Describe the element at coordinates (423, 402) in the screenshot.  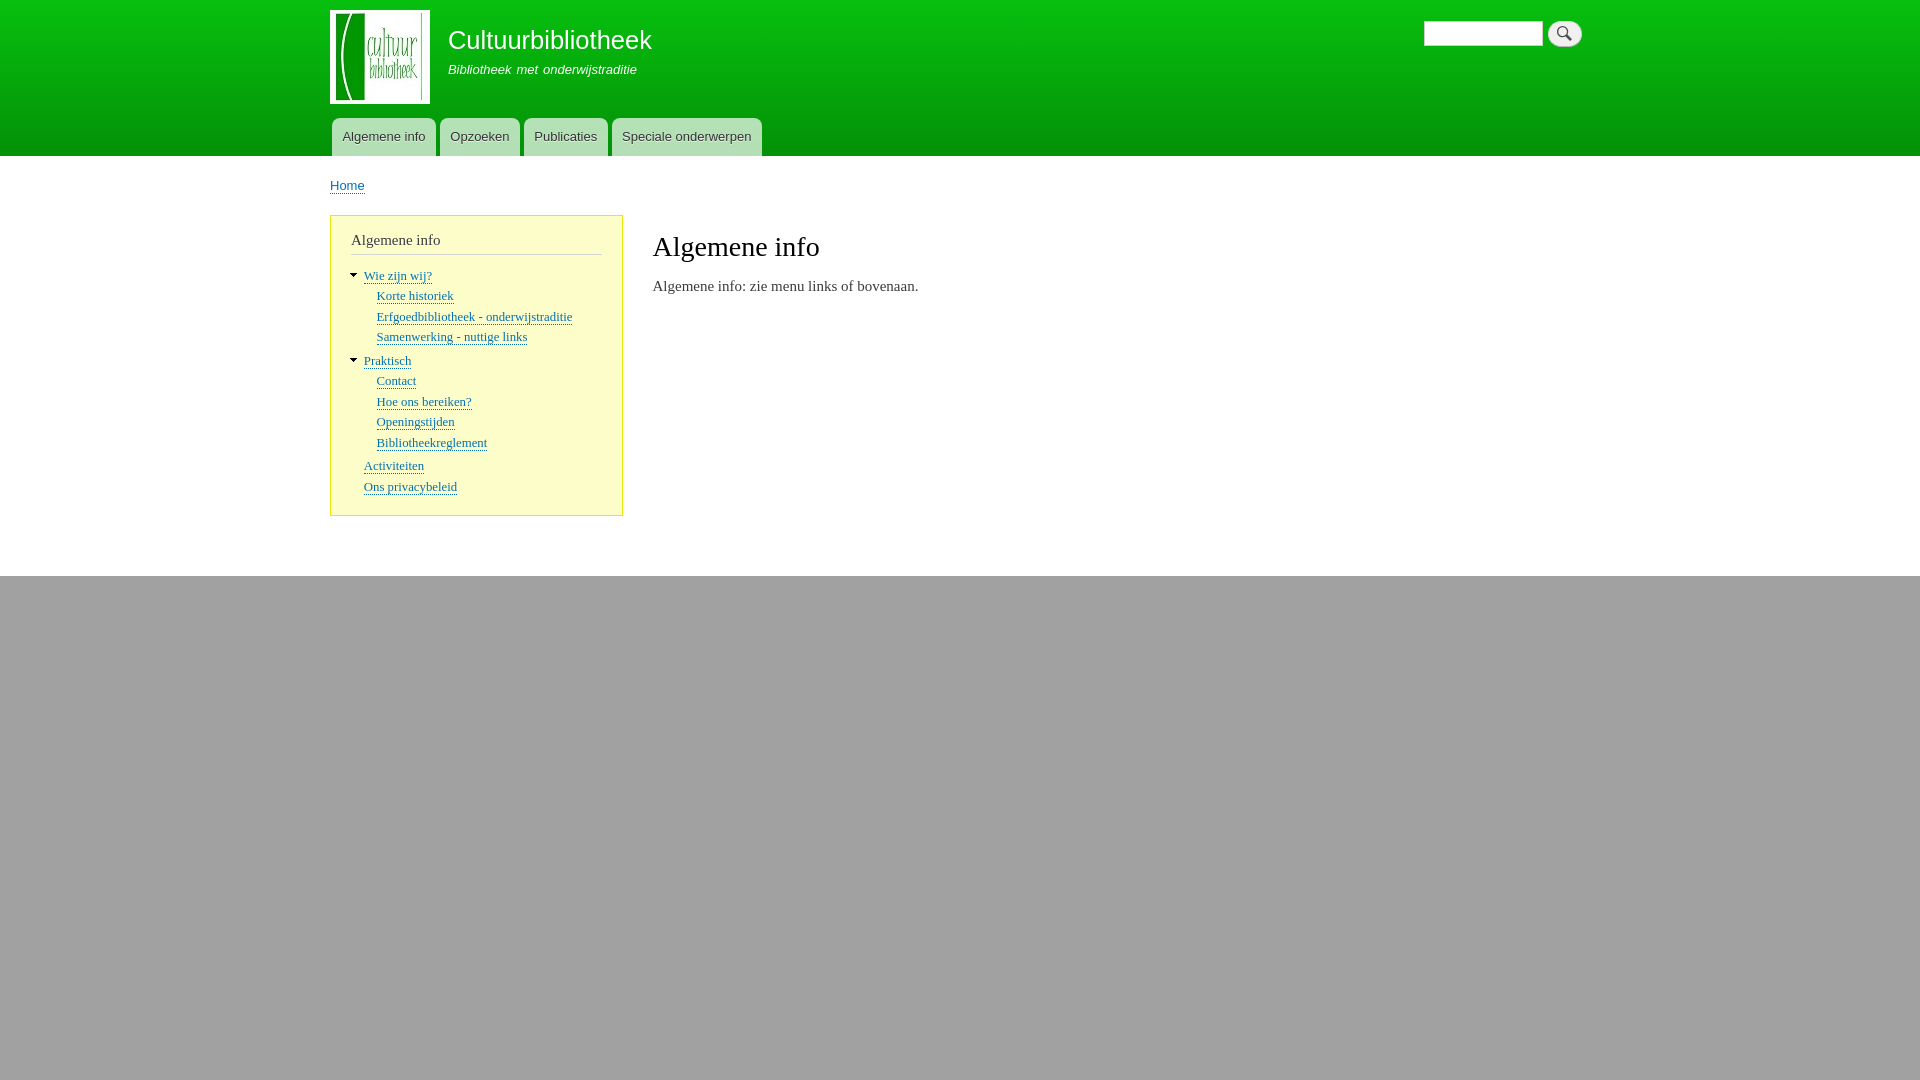
I see `'Hoe ons bereiken?'` at that location.